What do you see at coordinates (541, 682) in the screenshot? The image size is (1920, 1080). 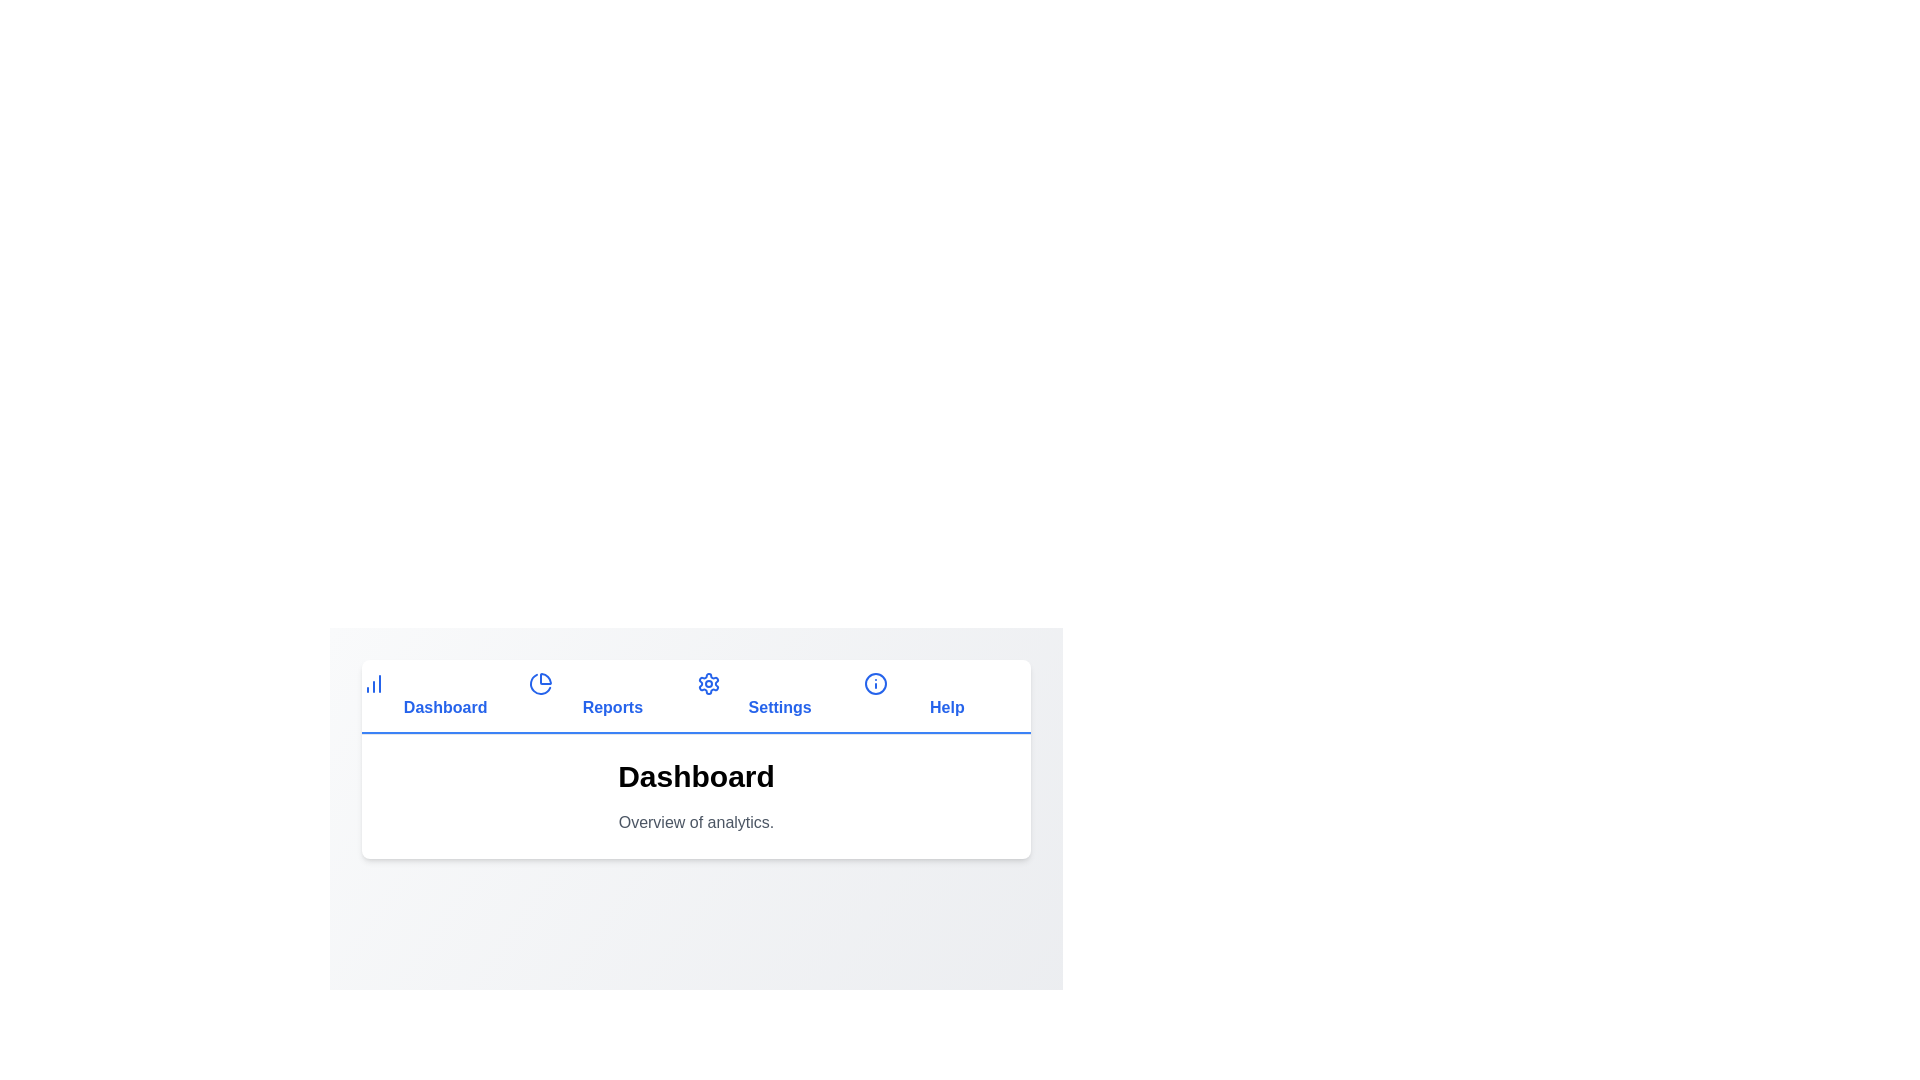 I see `the 'Reports' icon, which is located immediately to the left of the 'Reports' label in the navigation options` at bounding box center [541, 682].